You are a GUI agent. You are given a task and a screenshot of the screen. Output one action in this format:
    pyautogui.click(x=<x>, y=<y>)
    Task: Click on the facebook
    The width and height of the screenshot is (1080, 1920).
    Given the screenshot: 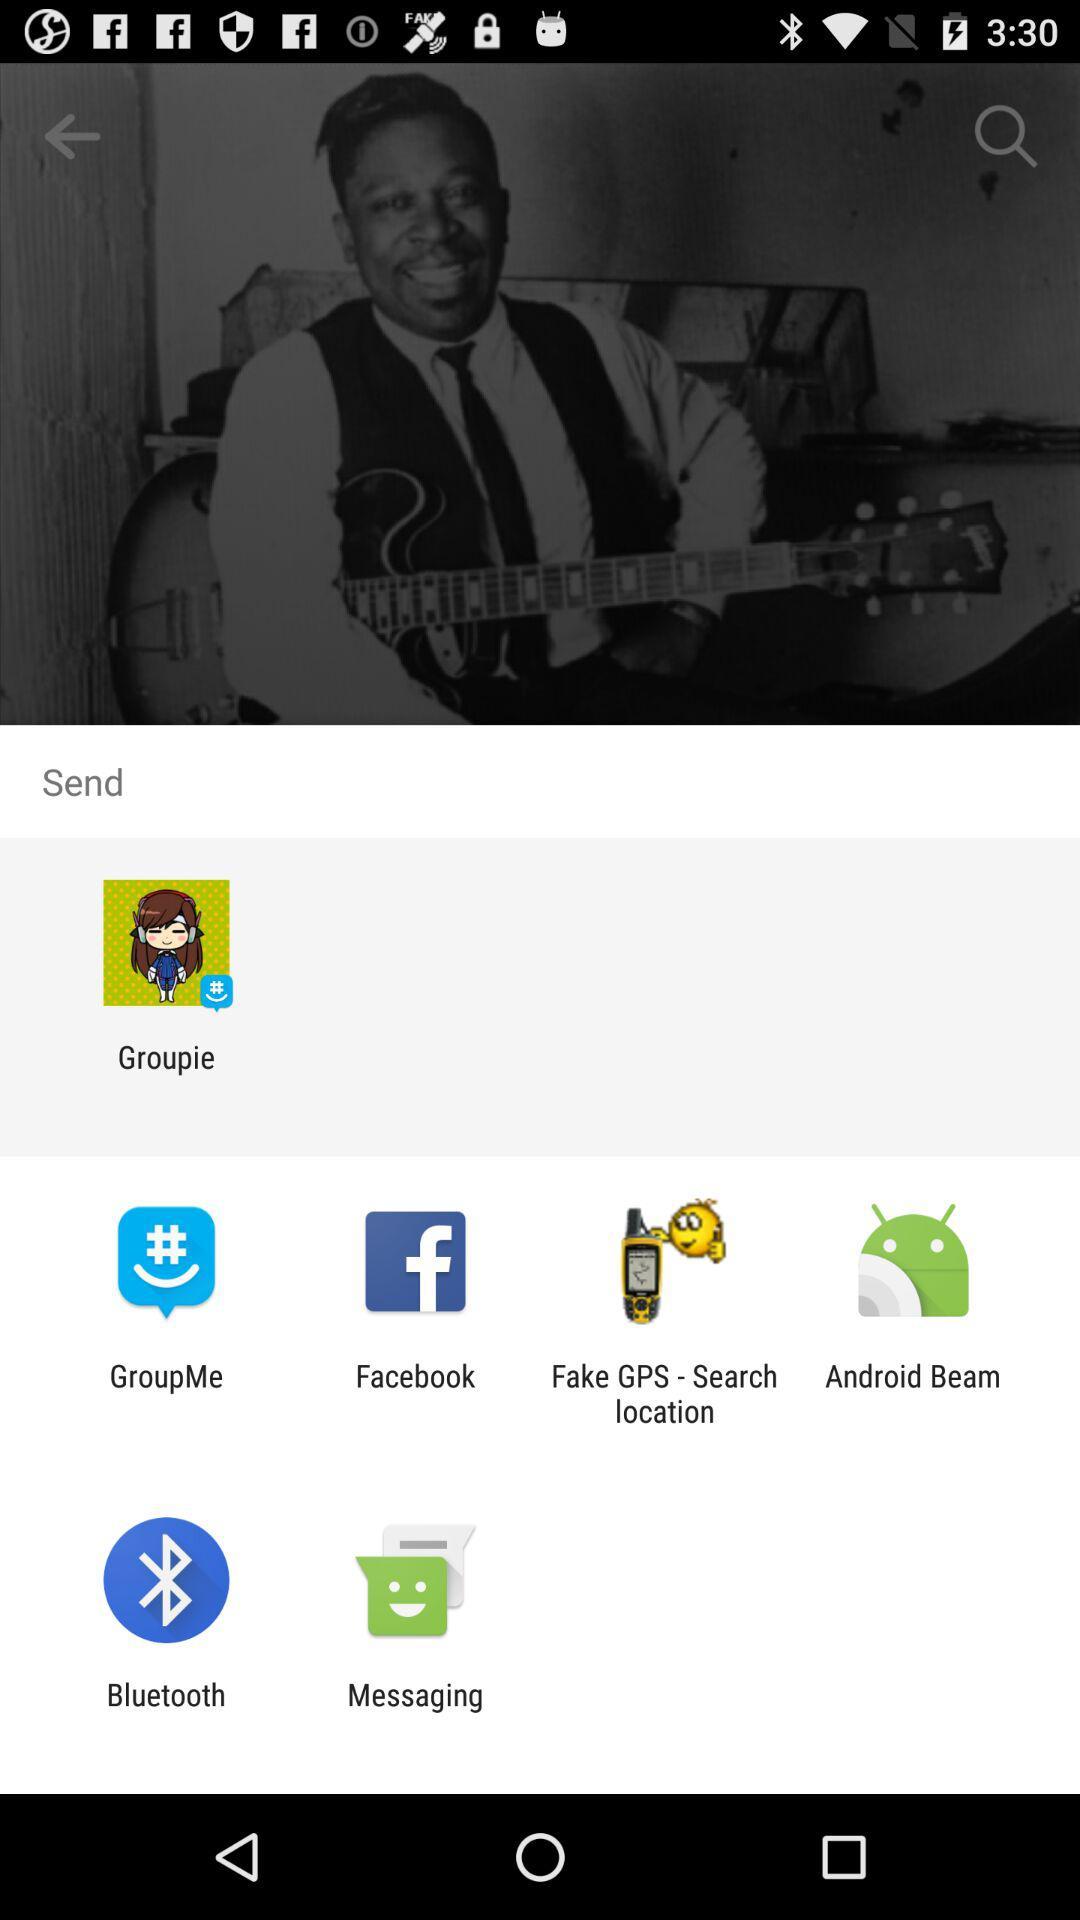 What is the action you would take?
    pyautogui.click(x=414, y=1392)
    